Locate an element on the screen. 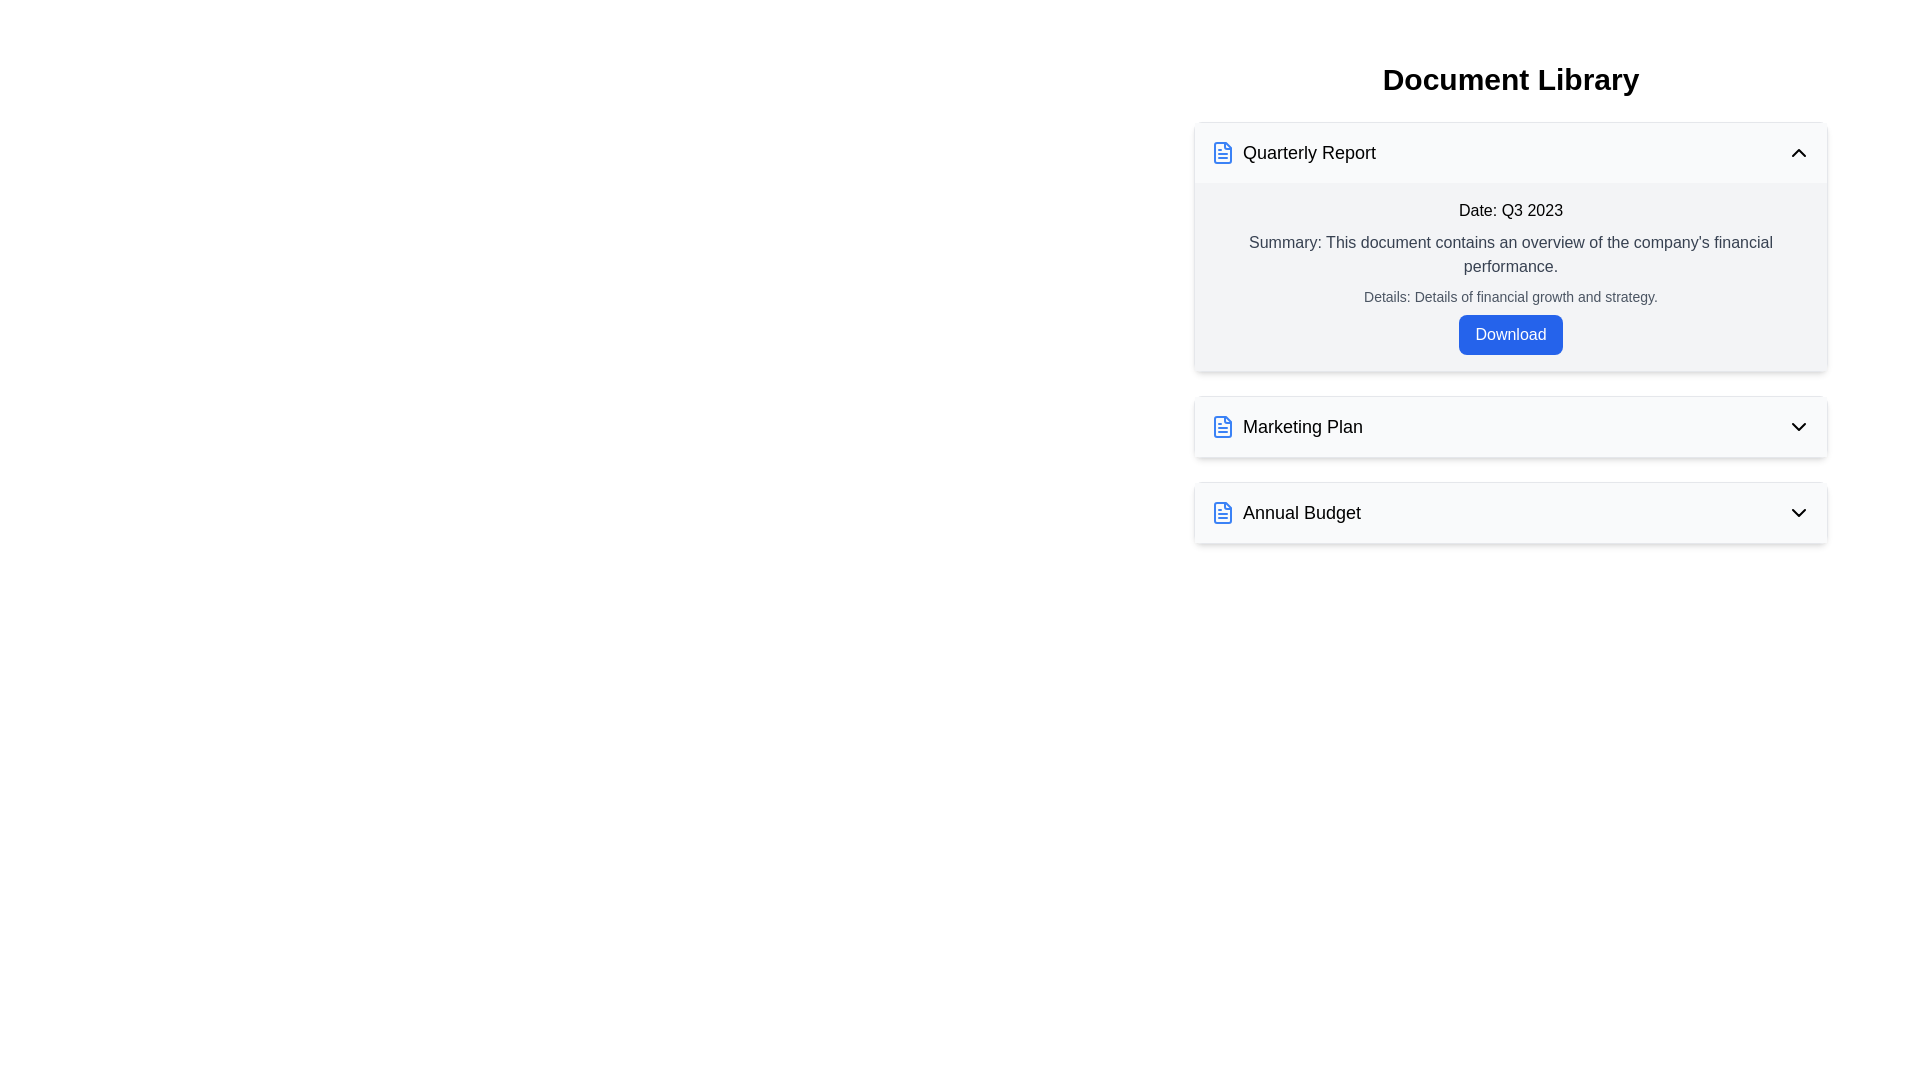 The height and width of the screenshot is (1080, 1920). the document icon associated with the 'Annual Budget' text in the 'Document Library' list is located at coordinates (1222, 512).